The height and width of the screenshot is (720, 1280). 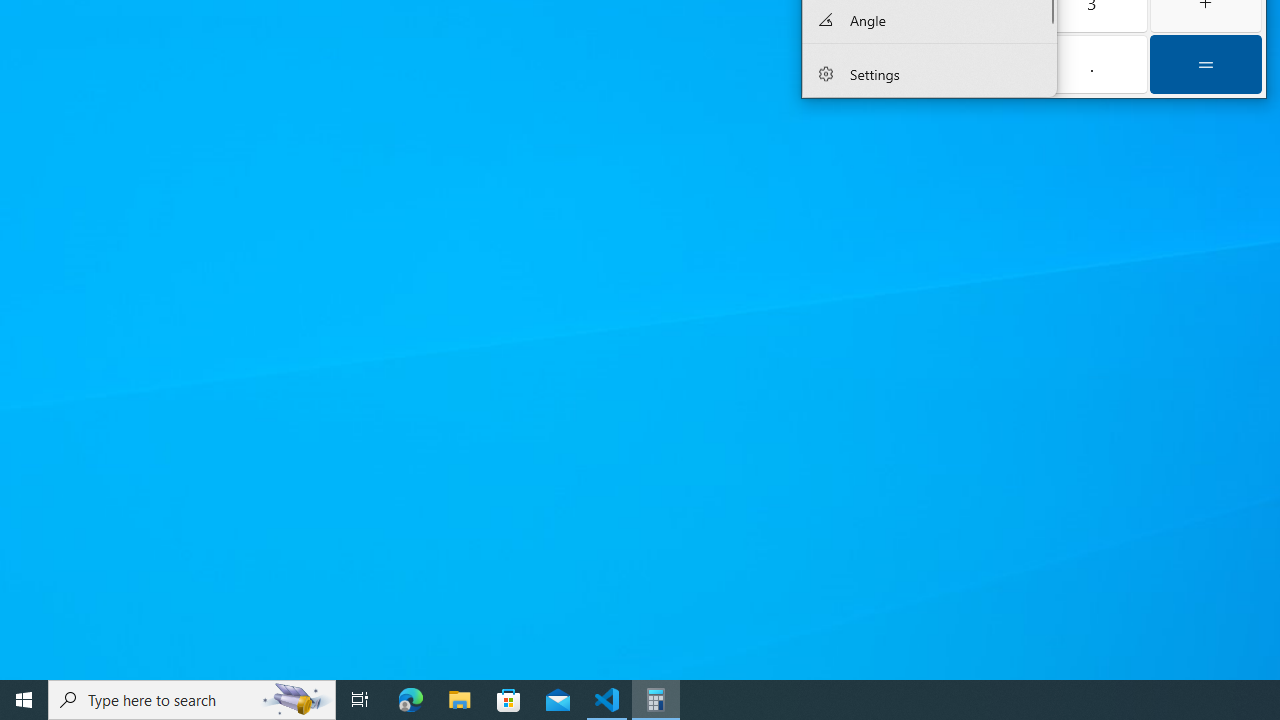 I want to click on 'Type here to search', so click(x=192, y=698).